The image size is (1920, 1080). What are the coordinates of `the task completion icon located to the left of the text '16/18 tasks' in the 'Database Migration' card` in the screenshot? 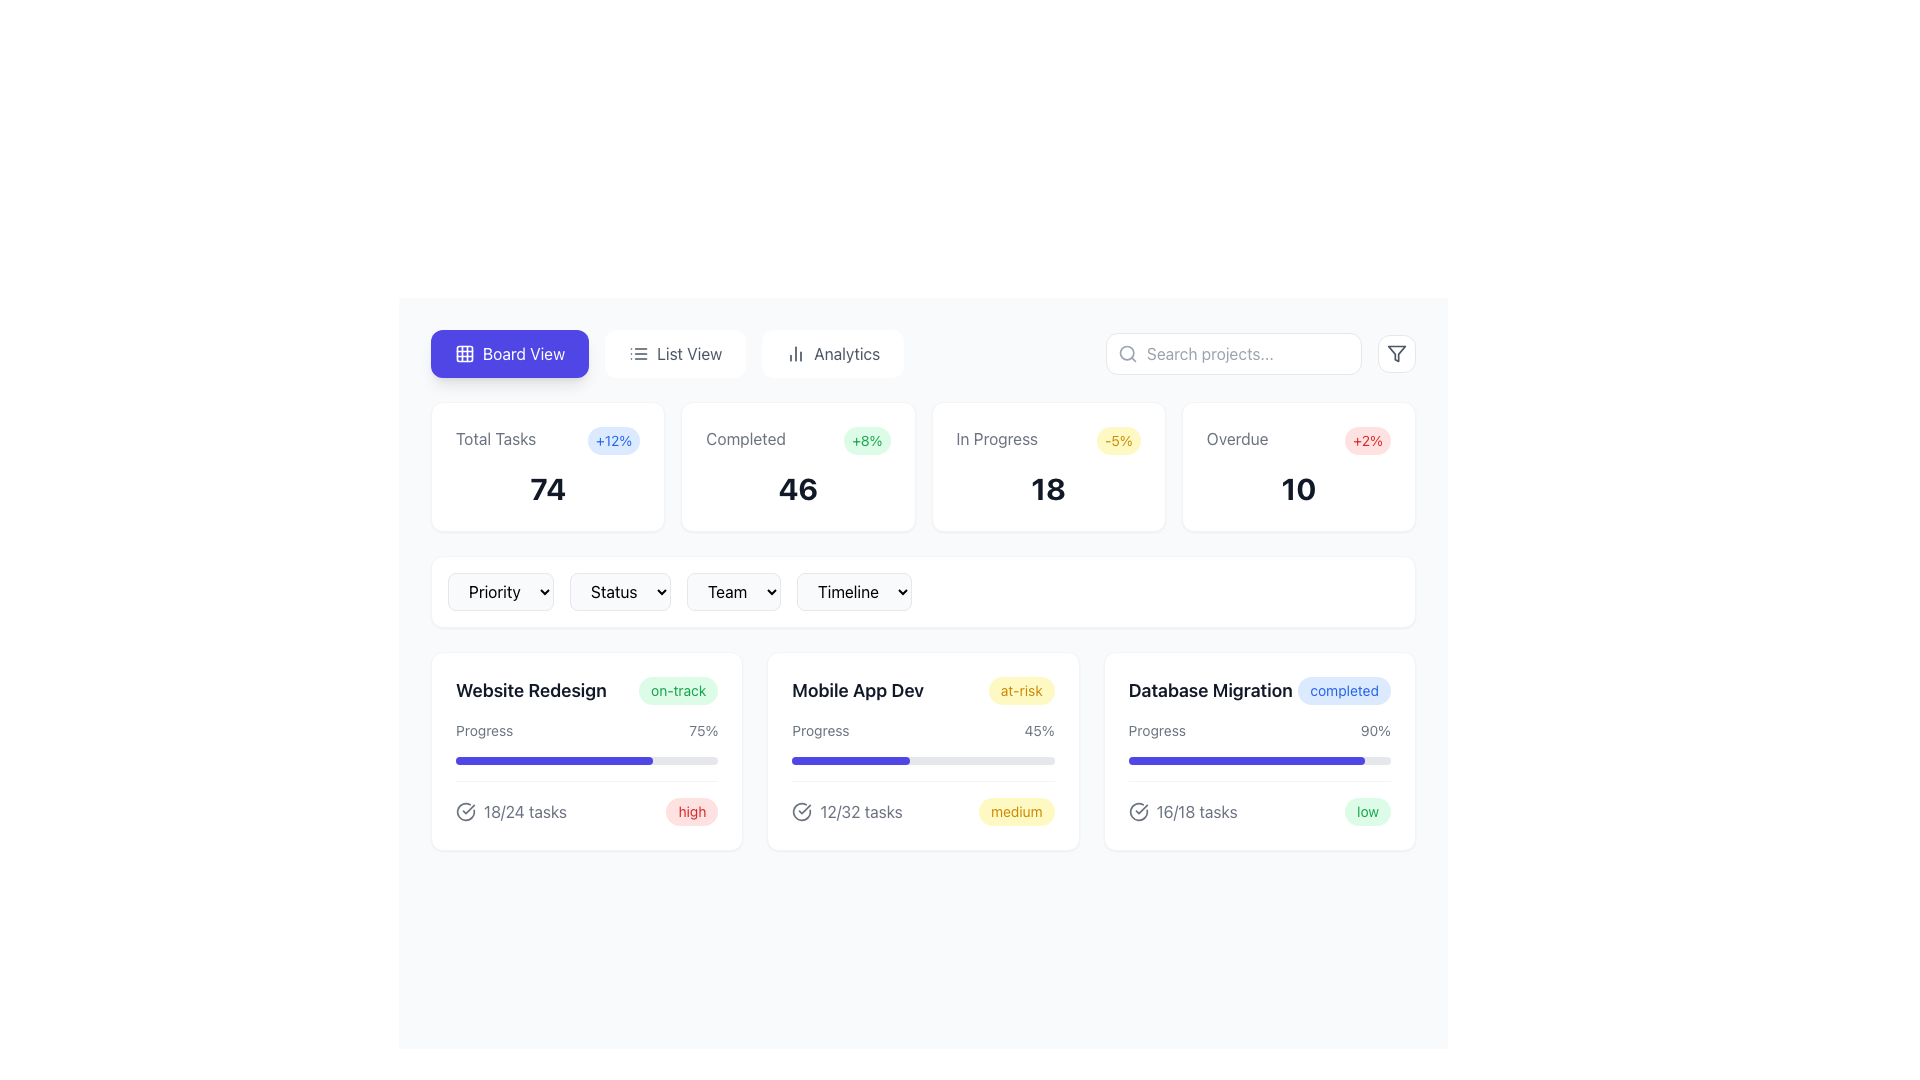 It's located at (1138, 812).